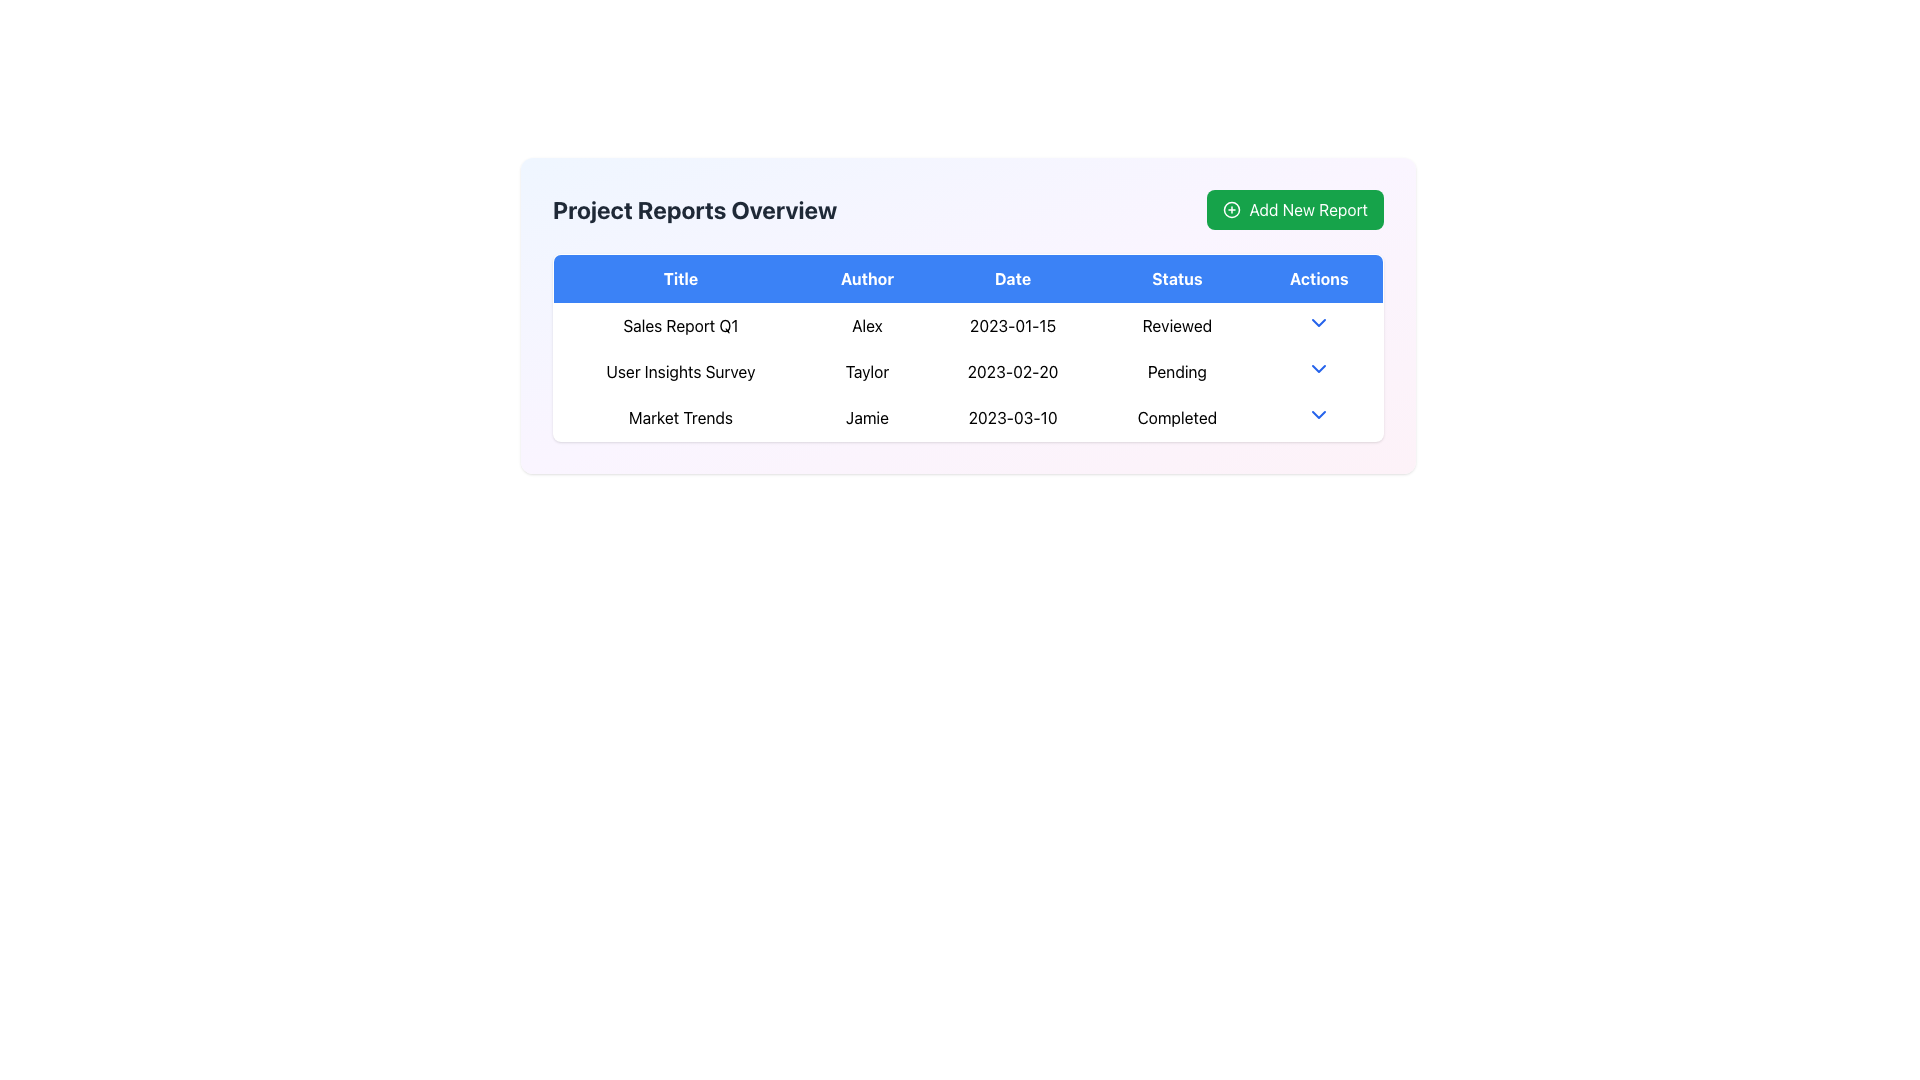  I want to click on the circular '+' icon located to the left of the 'Add New Report' button for visual information, so click(1231, 209).